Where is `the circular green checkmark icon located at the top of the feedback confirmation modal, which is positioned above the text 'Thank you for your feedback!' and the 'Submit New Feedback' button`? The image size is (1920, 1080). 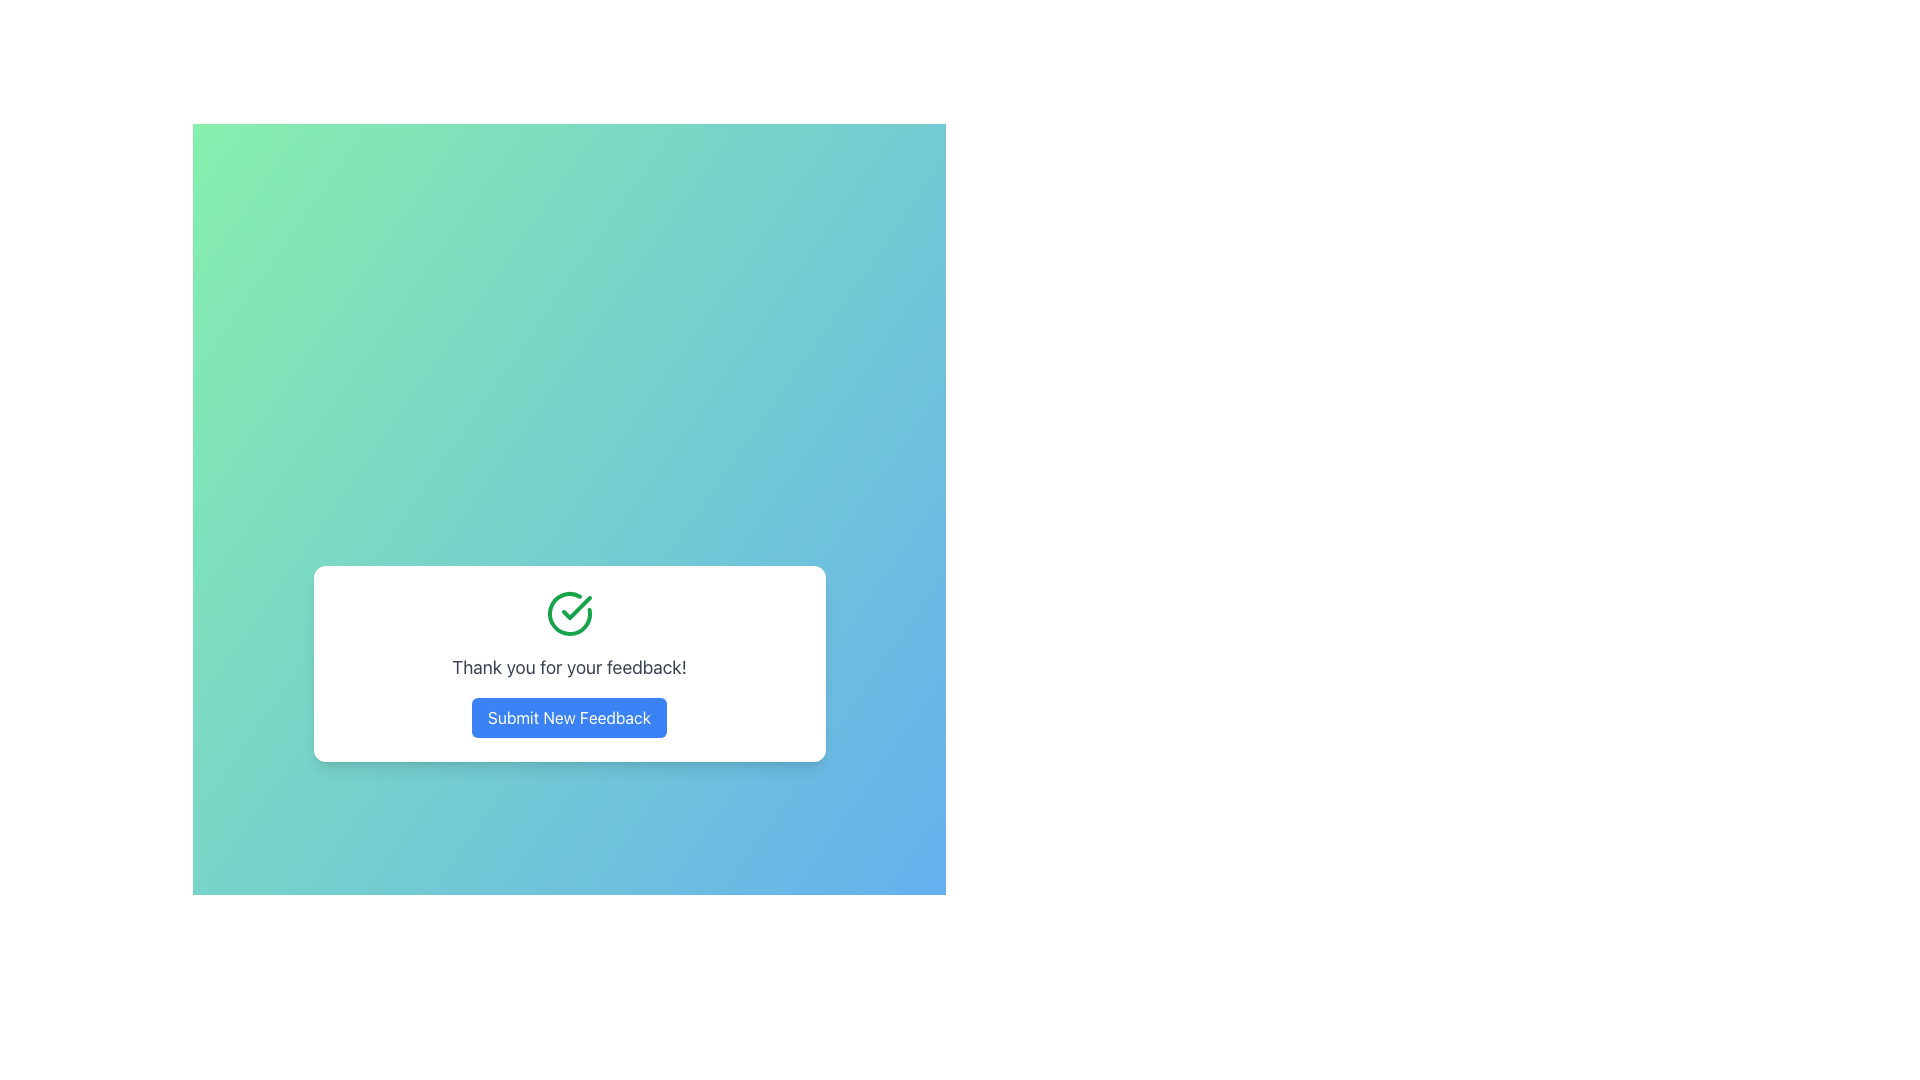 the circular green checkmark icon located at the top of the feedback confirmation modal, which is positioned above the text 'Thank you for your feedback!' and the 'Submit New Feedback' button is located at coordinates (568, 612).